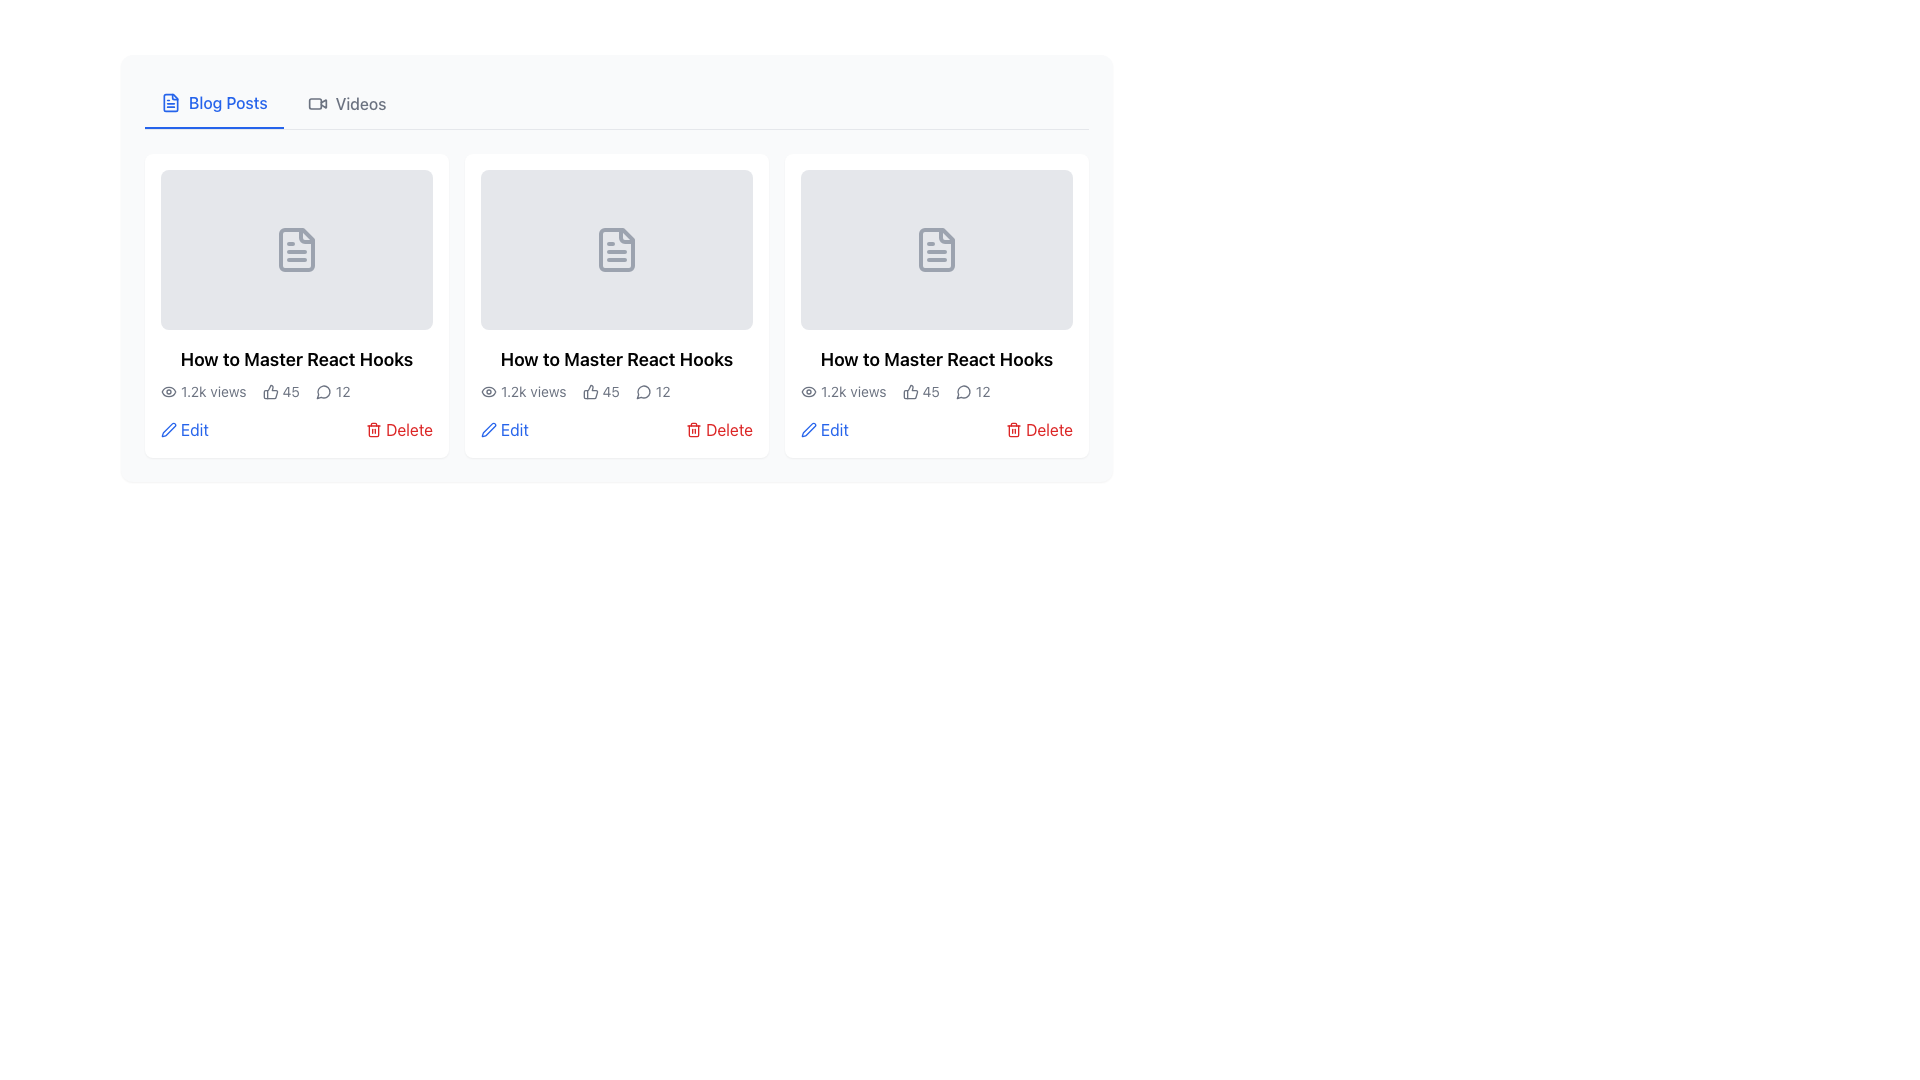 This screenshot has width=1920, height=1080. Describe the element at coordinates (589, 392) in the screenshot. I see `the thumbs-up icon representing like functionality, located in the second column of interactive cards under the section 'How to Master React Hooks'` at that location.